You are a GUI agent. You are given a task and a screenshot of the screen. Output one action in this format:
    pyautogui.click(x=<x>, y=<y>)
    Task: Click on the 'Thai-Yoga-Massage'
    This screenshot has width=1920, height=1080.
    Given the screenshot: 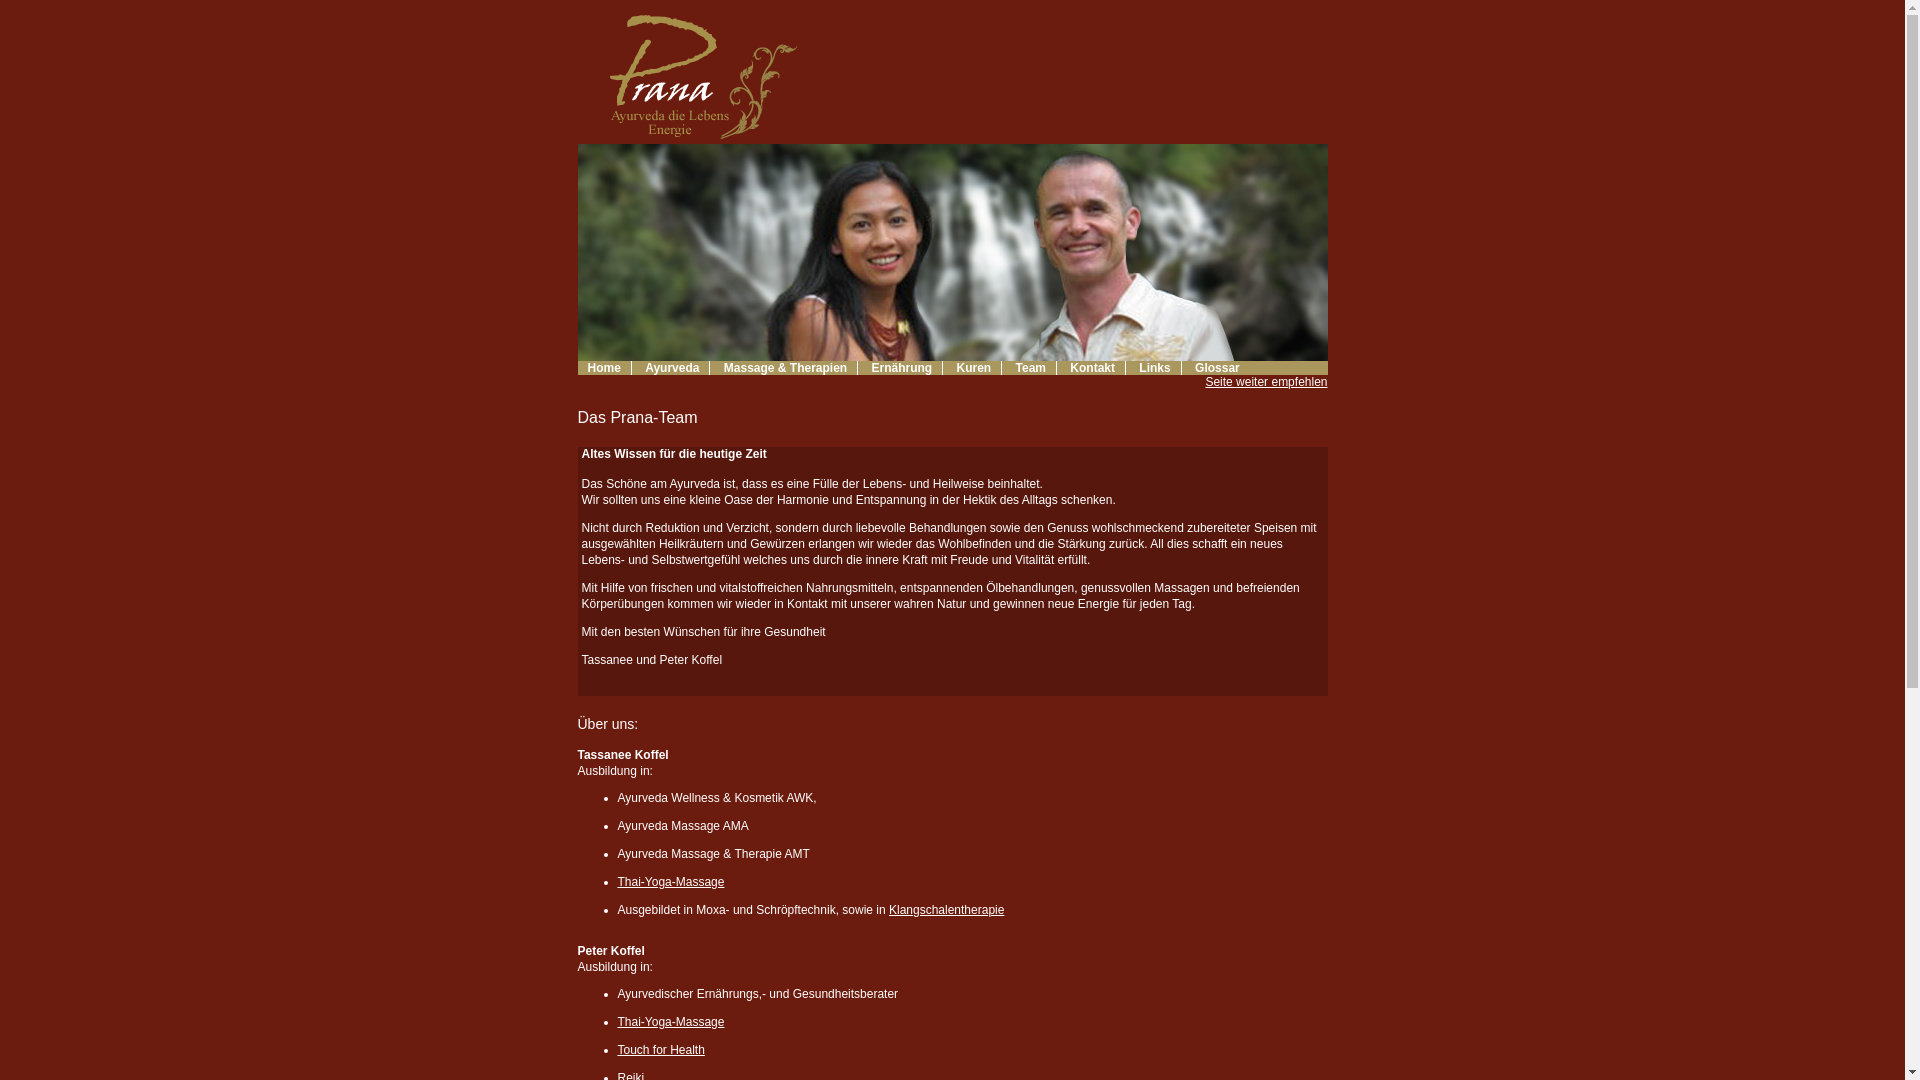 What is the action you would take?
    pyautogui.click(x=671, y=881)
    